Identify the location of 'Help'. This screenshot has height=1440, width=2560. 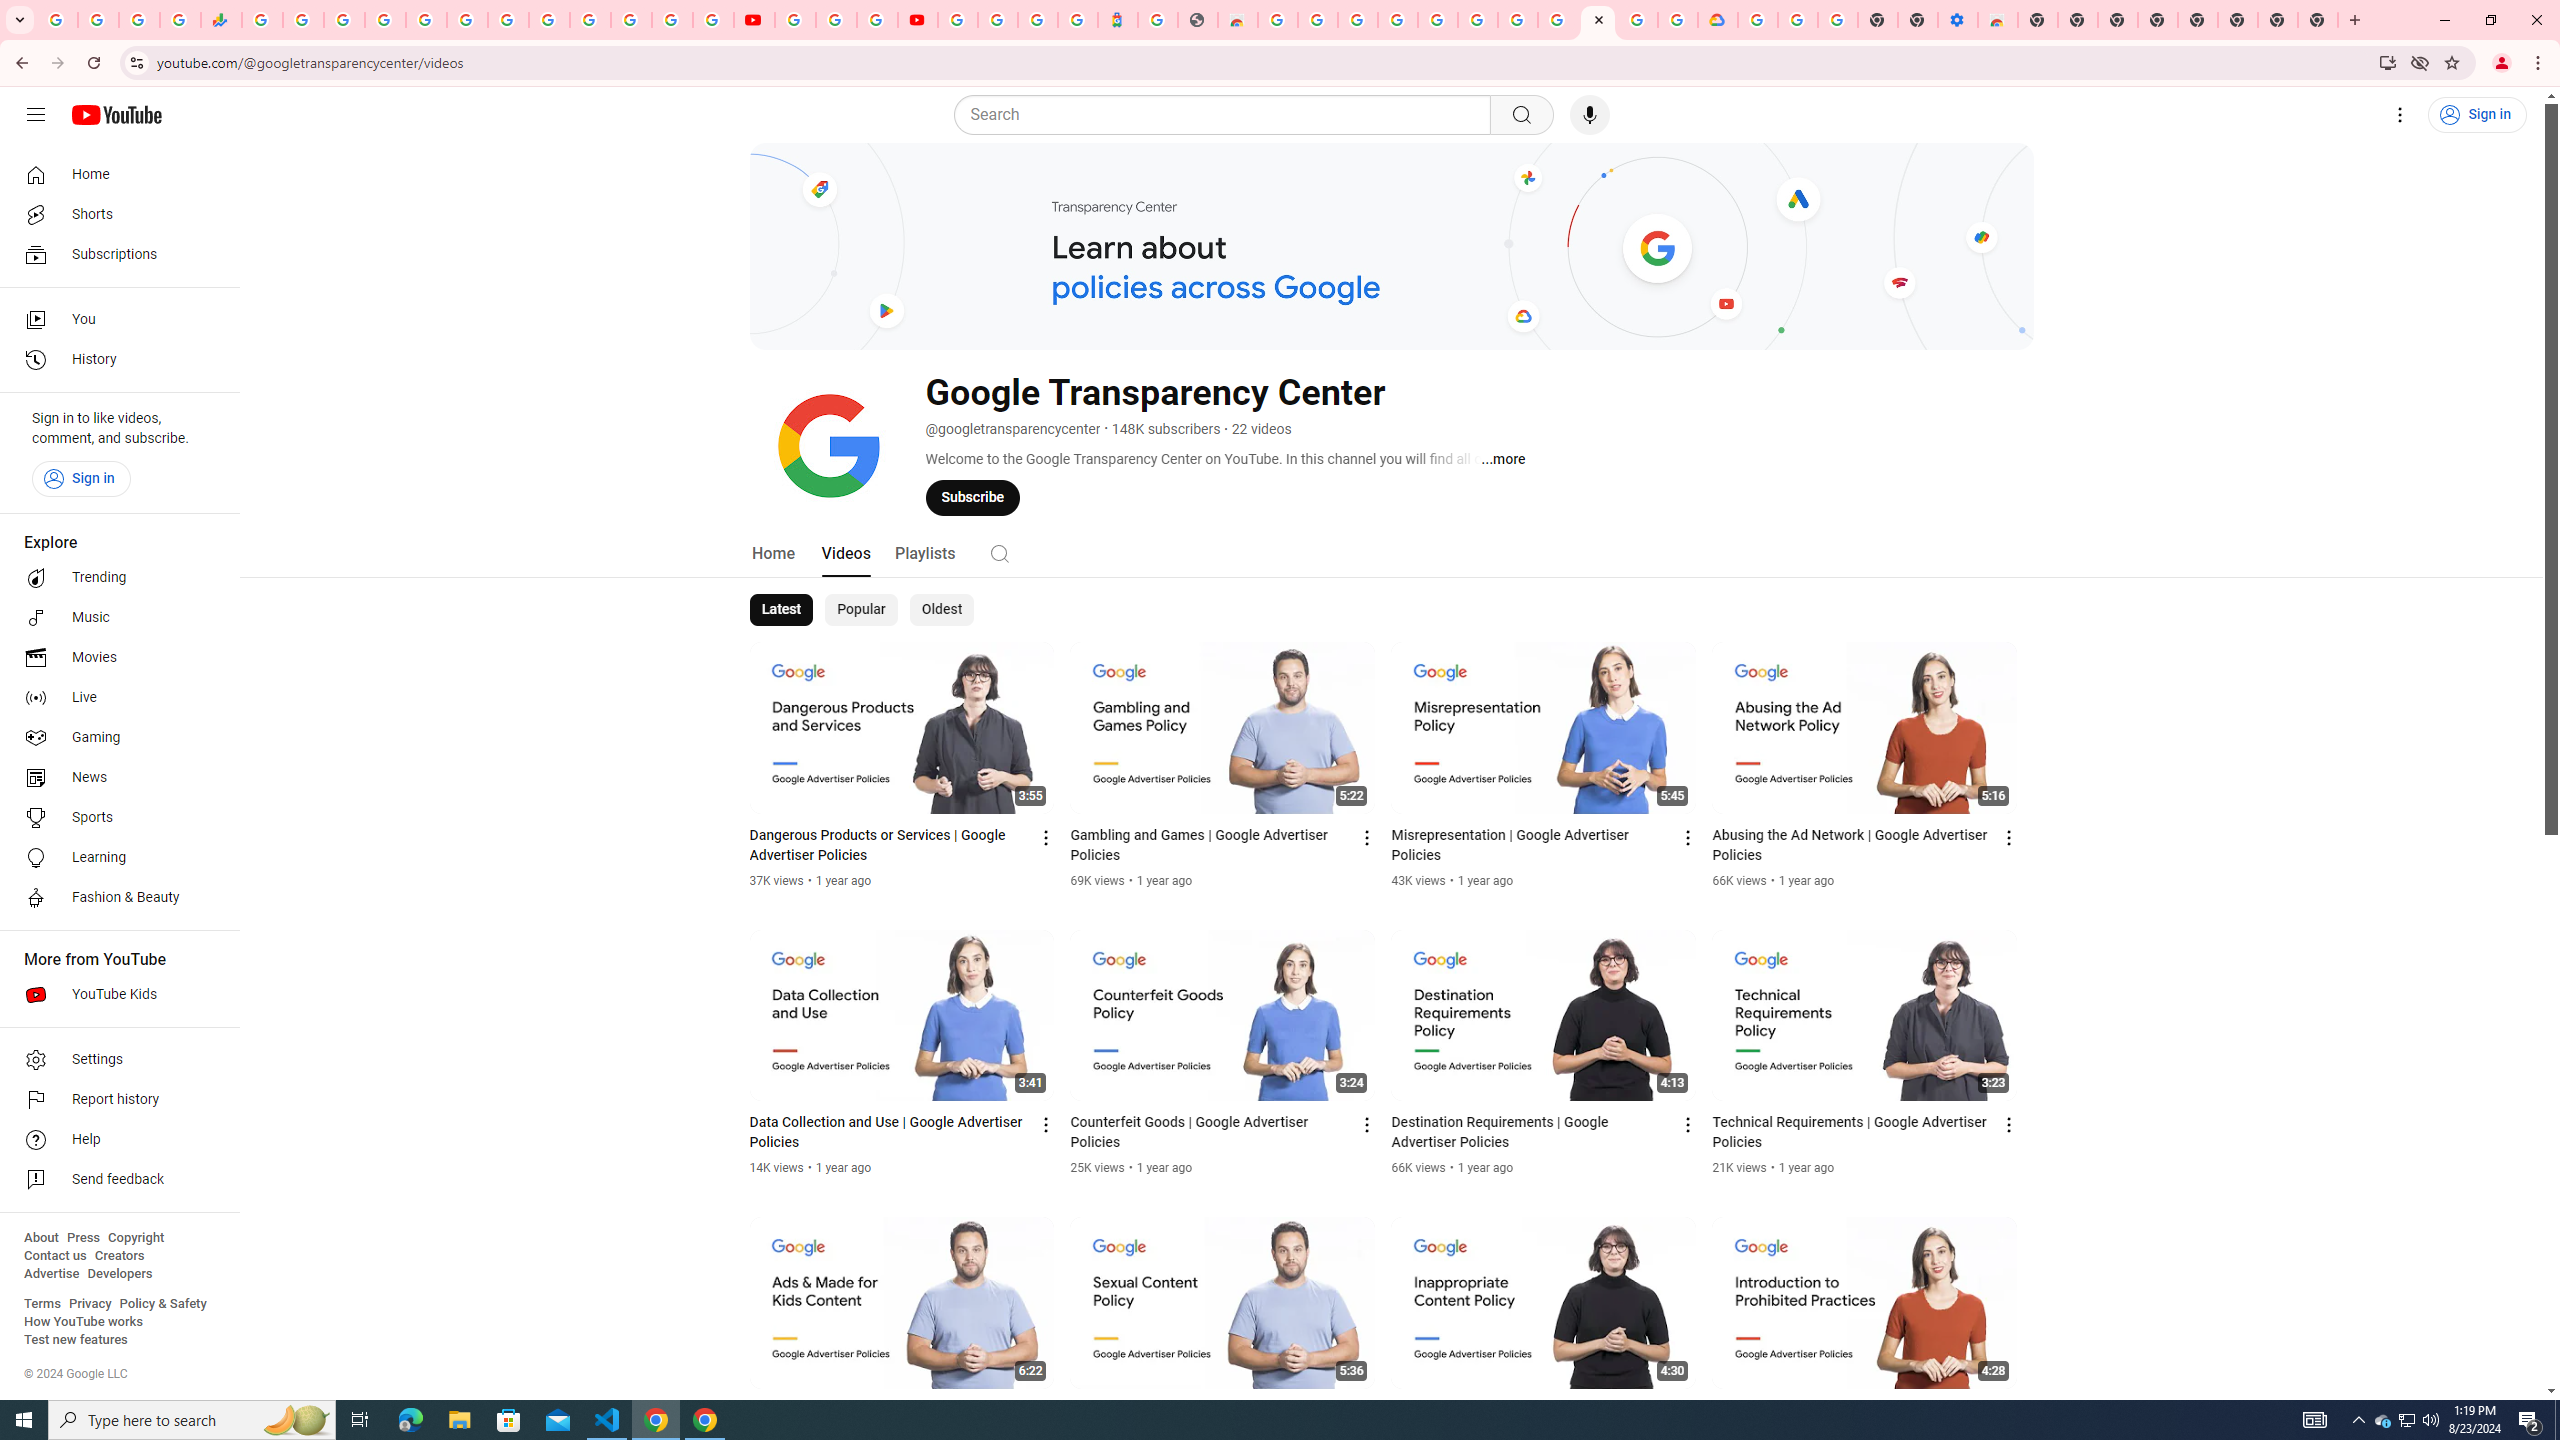
(113, 1140).